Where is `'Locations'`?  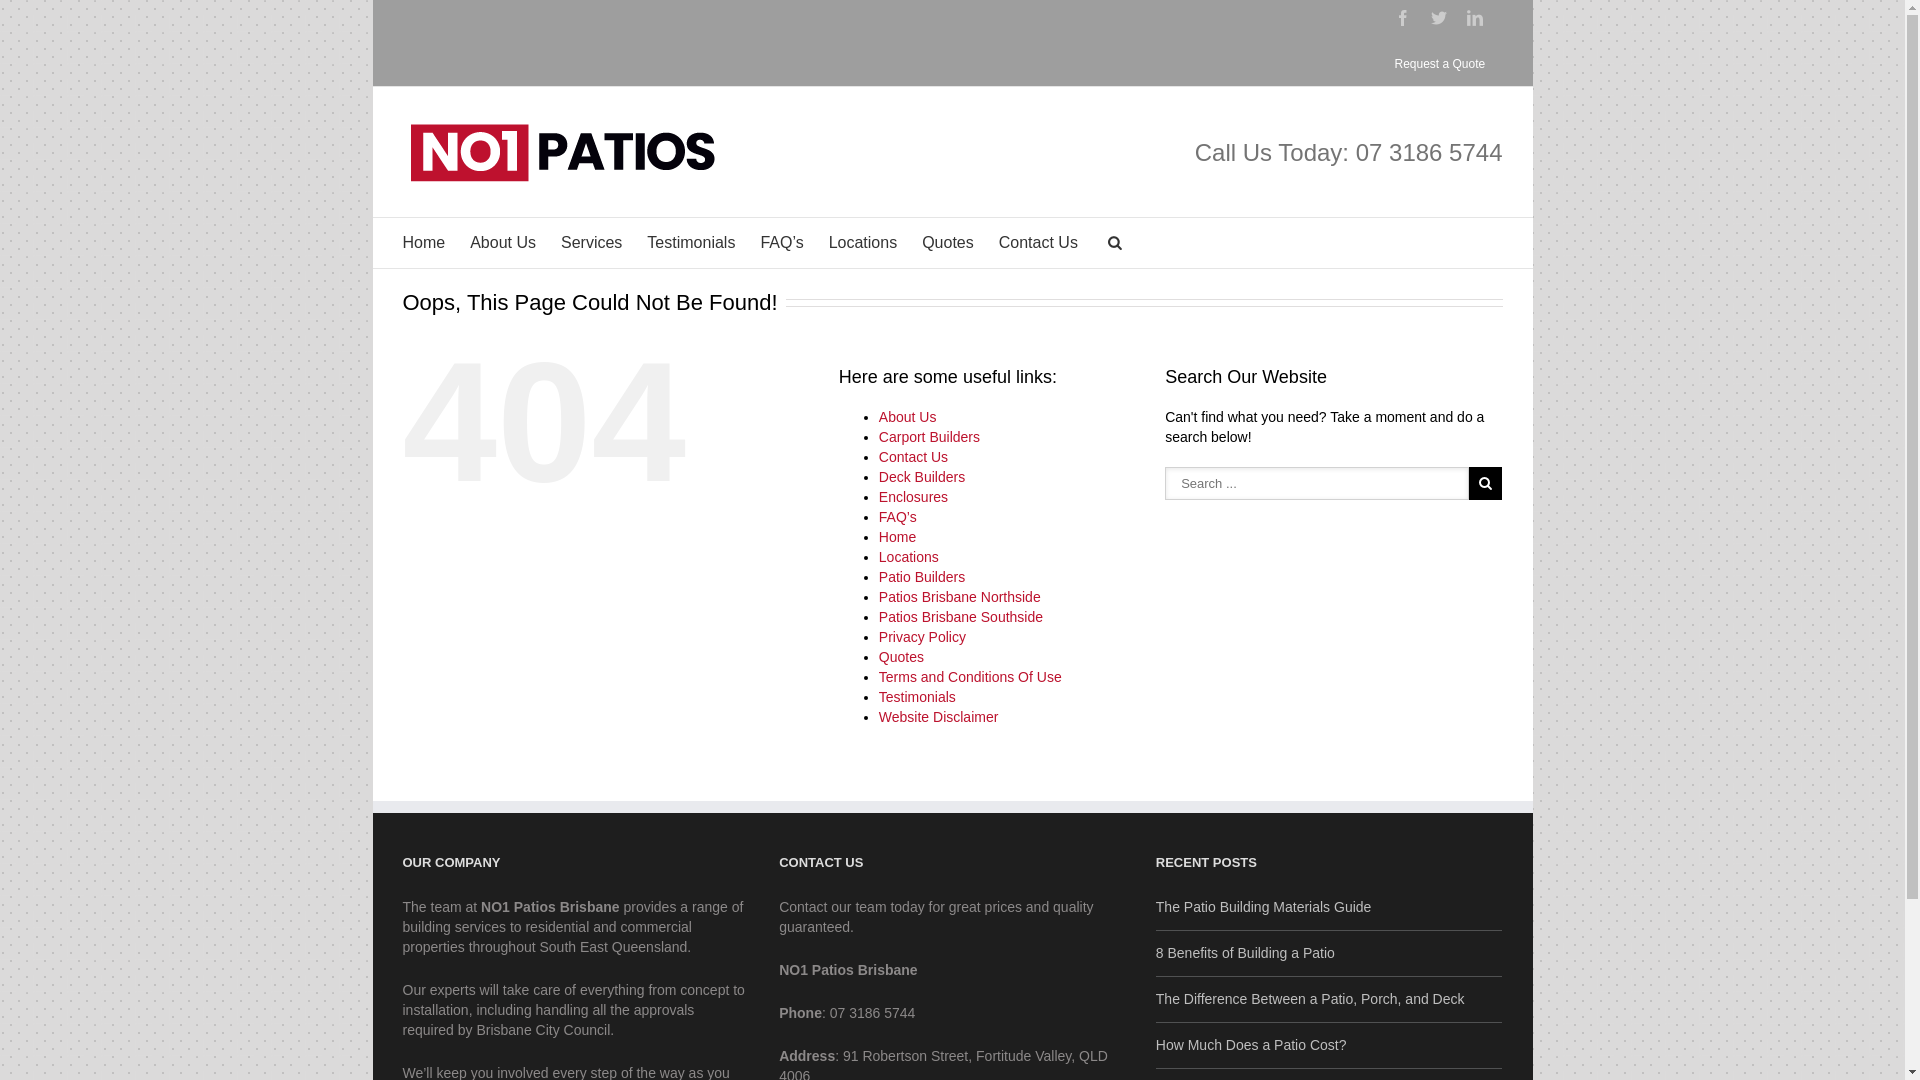 'Locations' is located at coordinates (907, 556).